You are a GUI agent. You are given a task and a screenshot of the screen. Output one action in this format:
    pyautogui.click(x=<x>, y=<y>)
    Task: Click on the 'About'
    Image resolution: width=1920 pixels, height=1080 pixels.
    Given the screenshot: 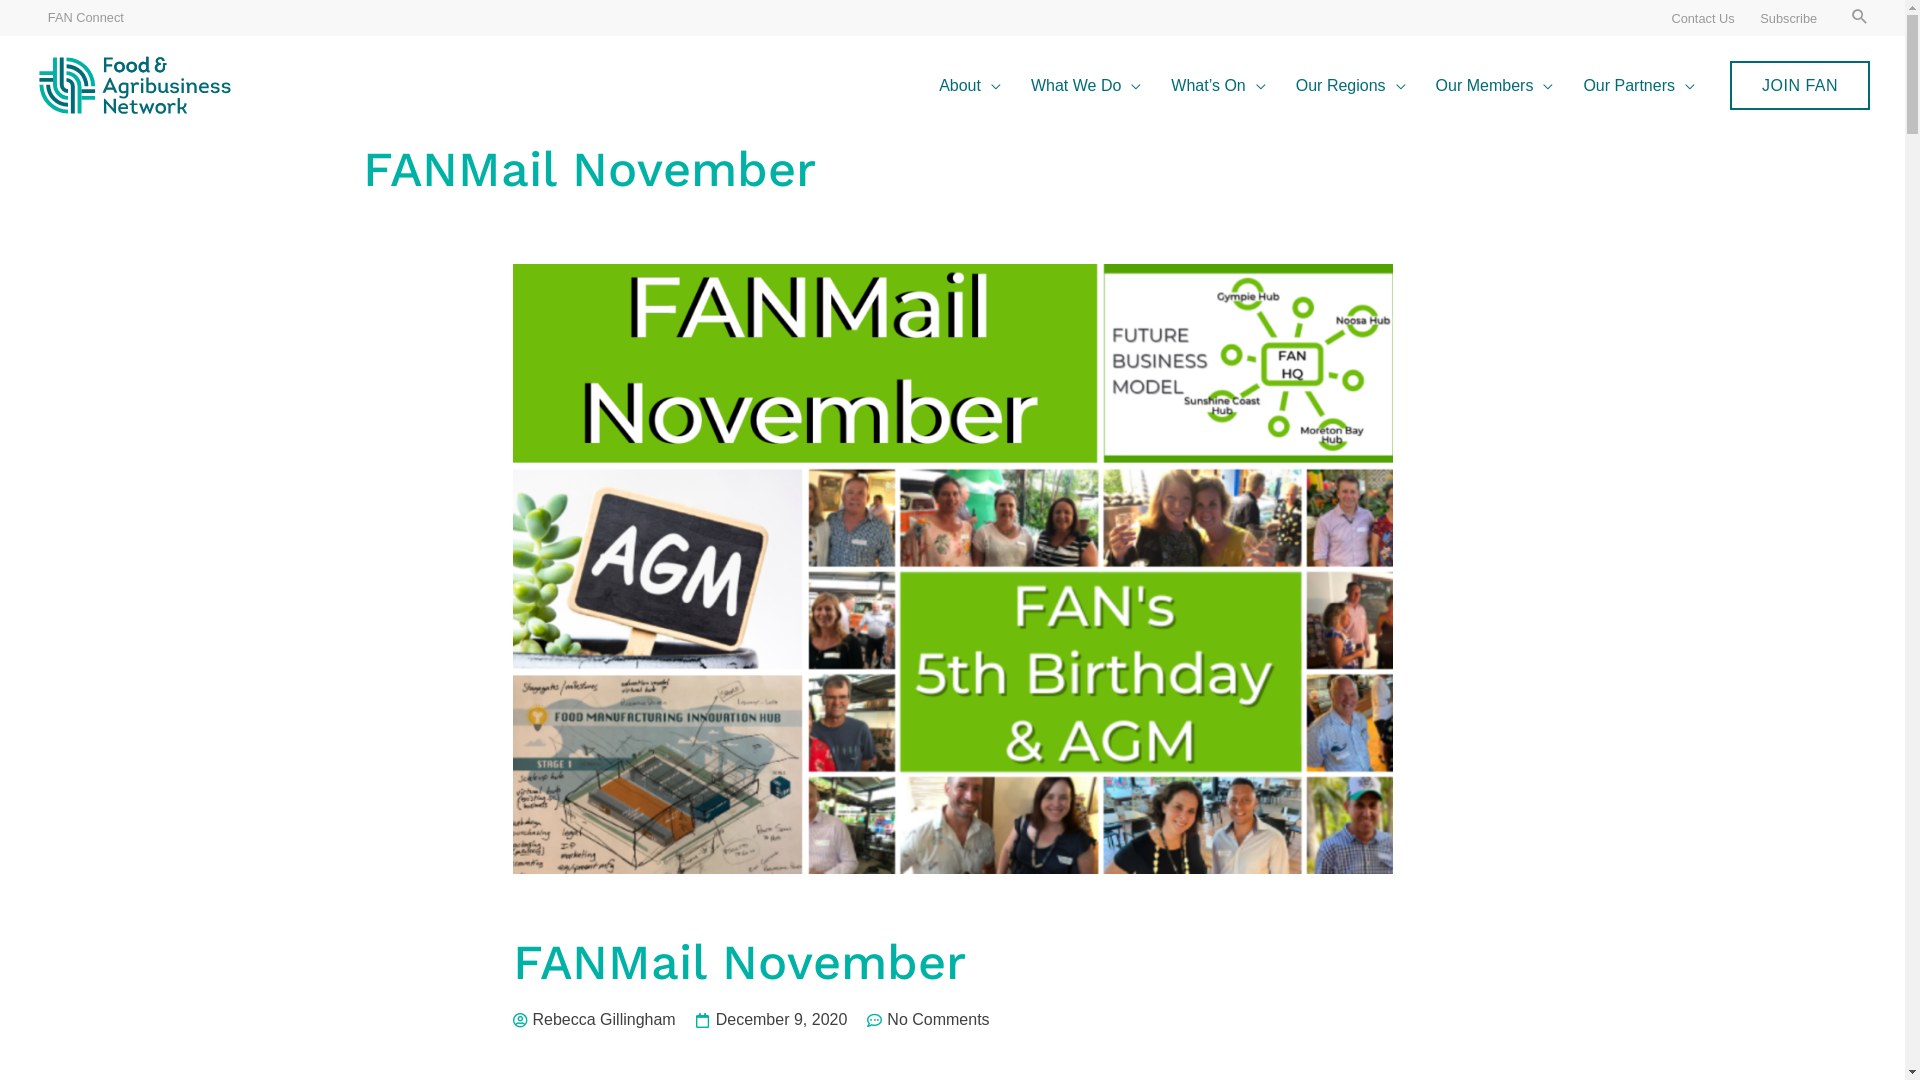 What is the action you would take?
    pyautogui.click(x=969, y=84)
    